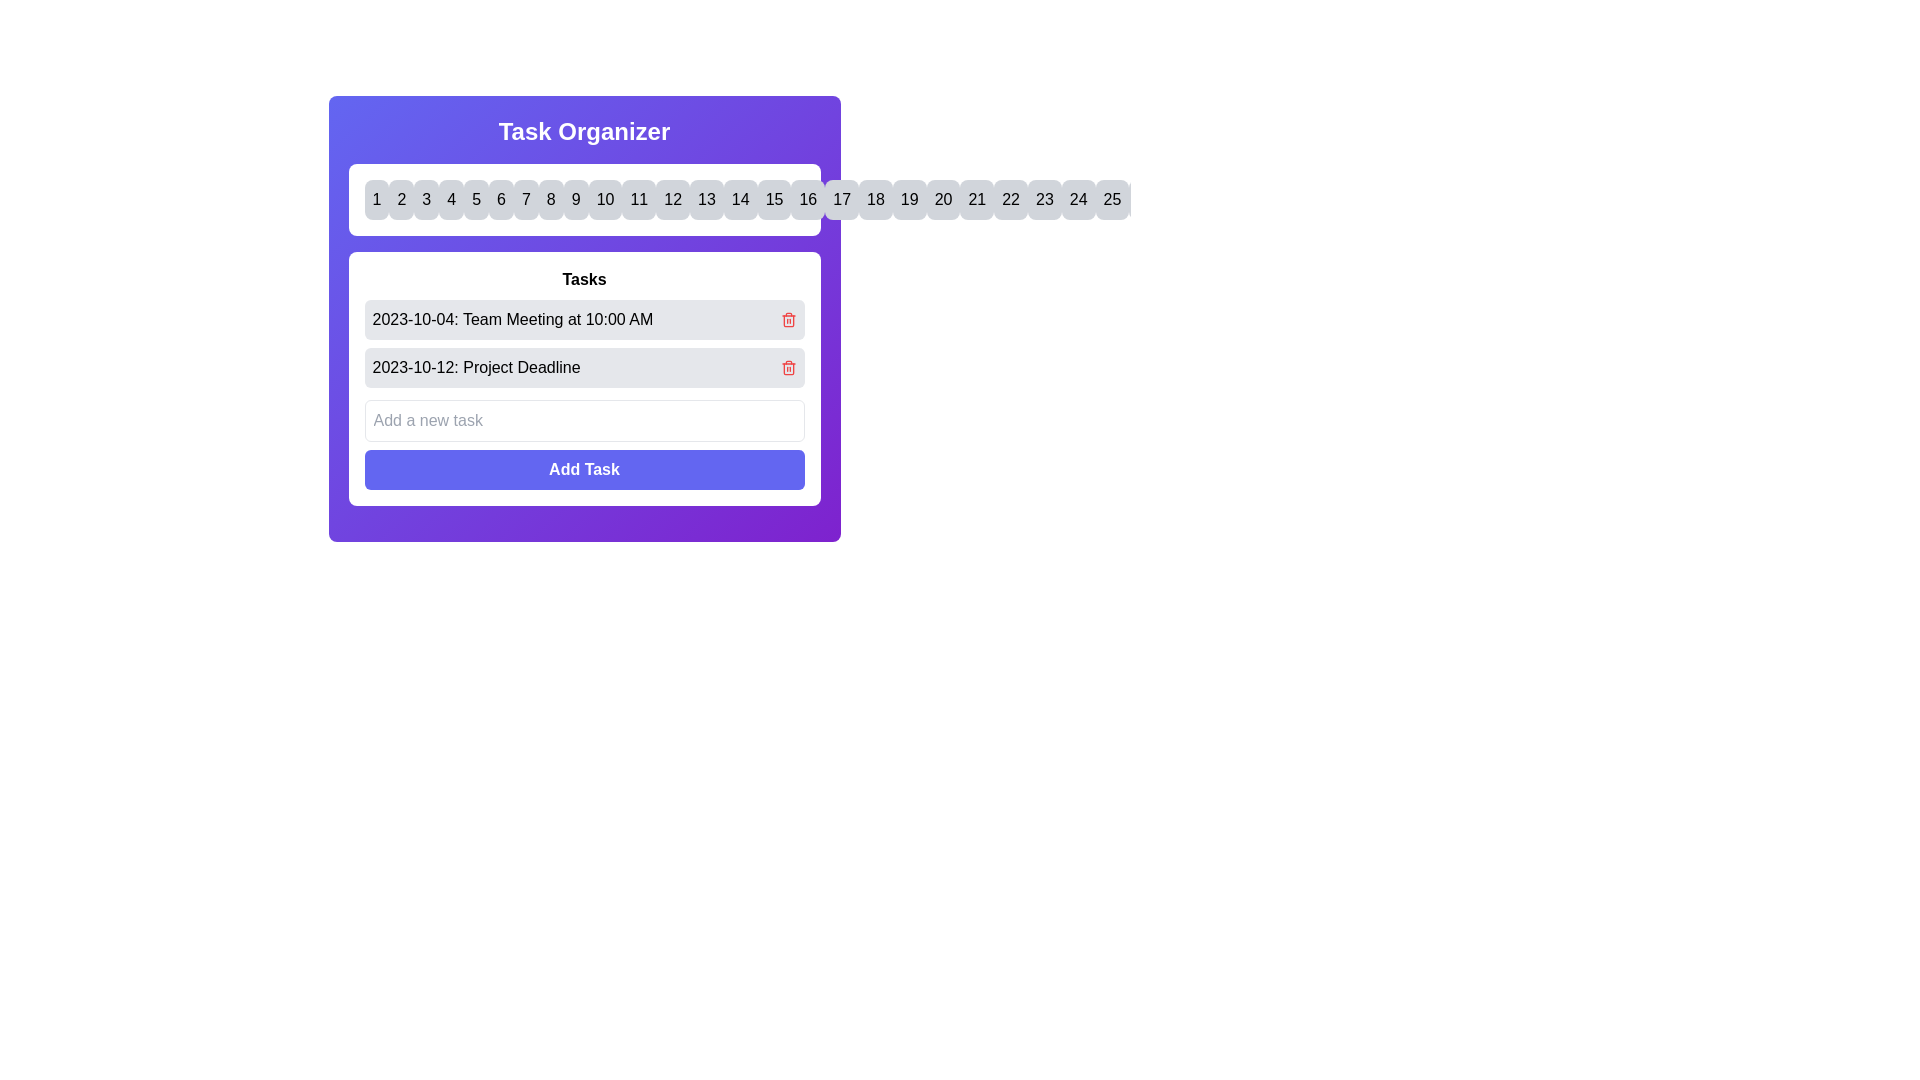  Describe the element at coordinates (551, 200) in the screenshot. I see `the button labeled '8', which is a rounded rectangle with a light gray background and black numeral '8' centered` at that location.